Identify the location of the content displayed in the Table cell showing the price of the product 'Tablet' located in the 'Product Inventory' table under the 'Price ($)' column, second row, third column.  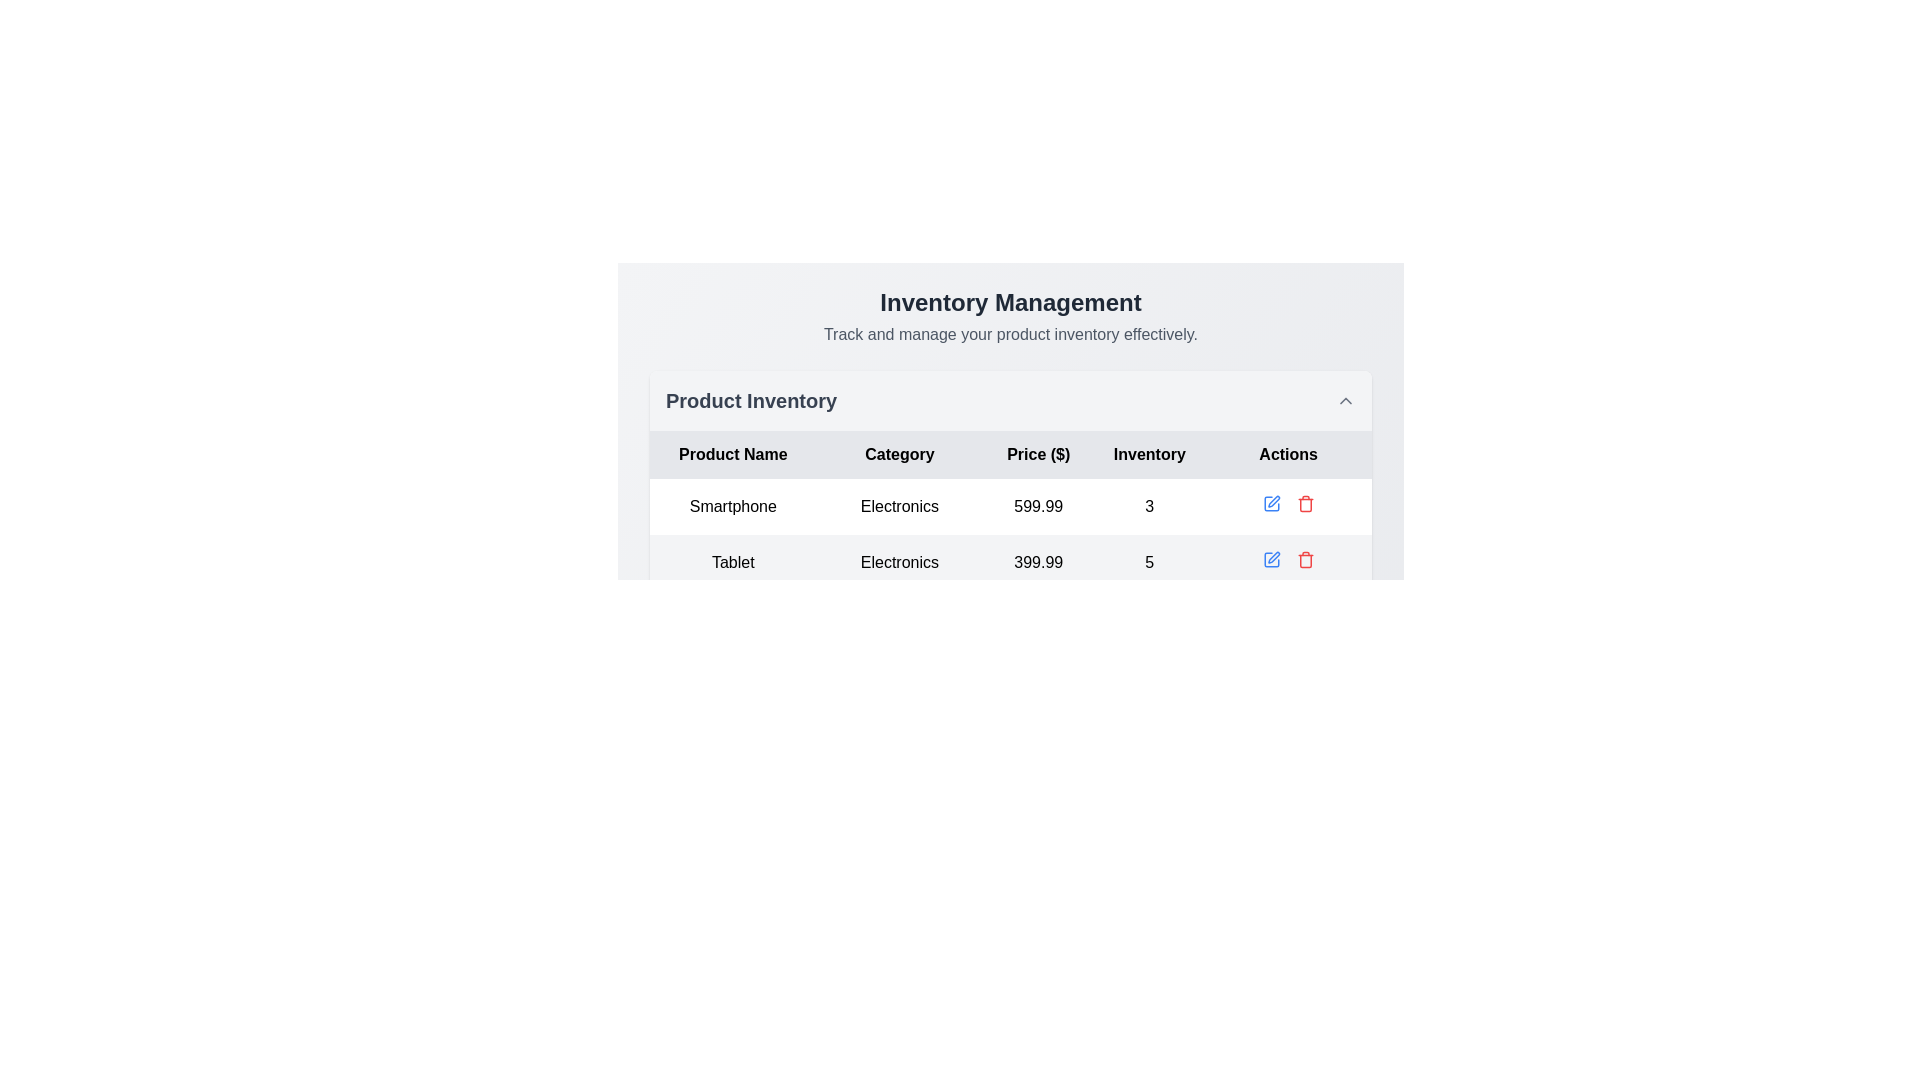
(1011, 563).